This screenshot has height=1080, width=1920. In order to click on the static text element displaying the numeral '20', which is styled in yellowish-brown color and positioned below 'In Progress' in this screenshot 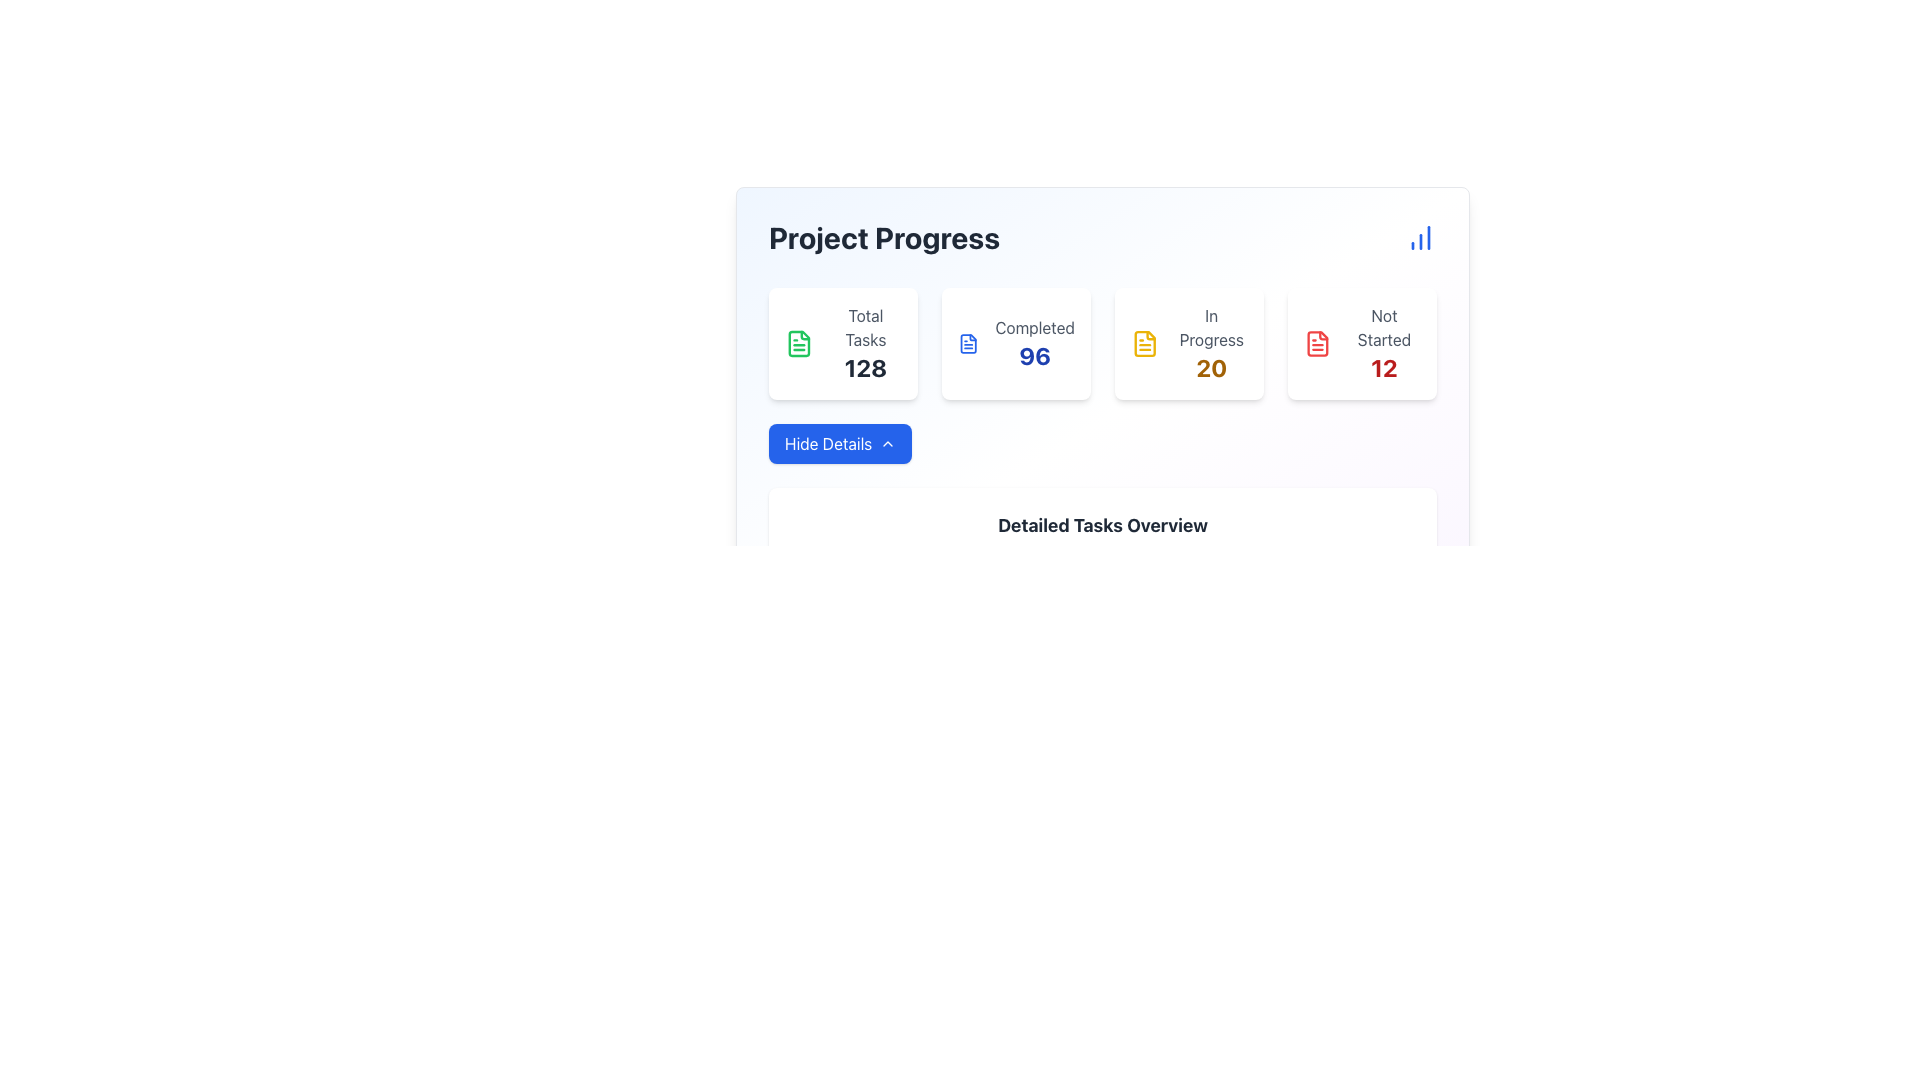, I will do `click(1210, 367)`.